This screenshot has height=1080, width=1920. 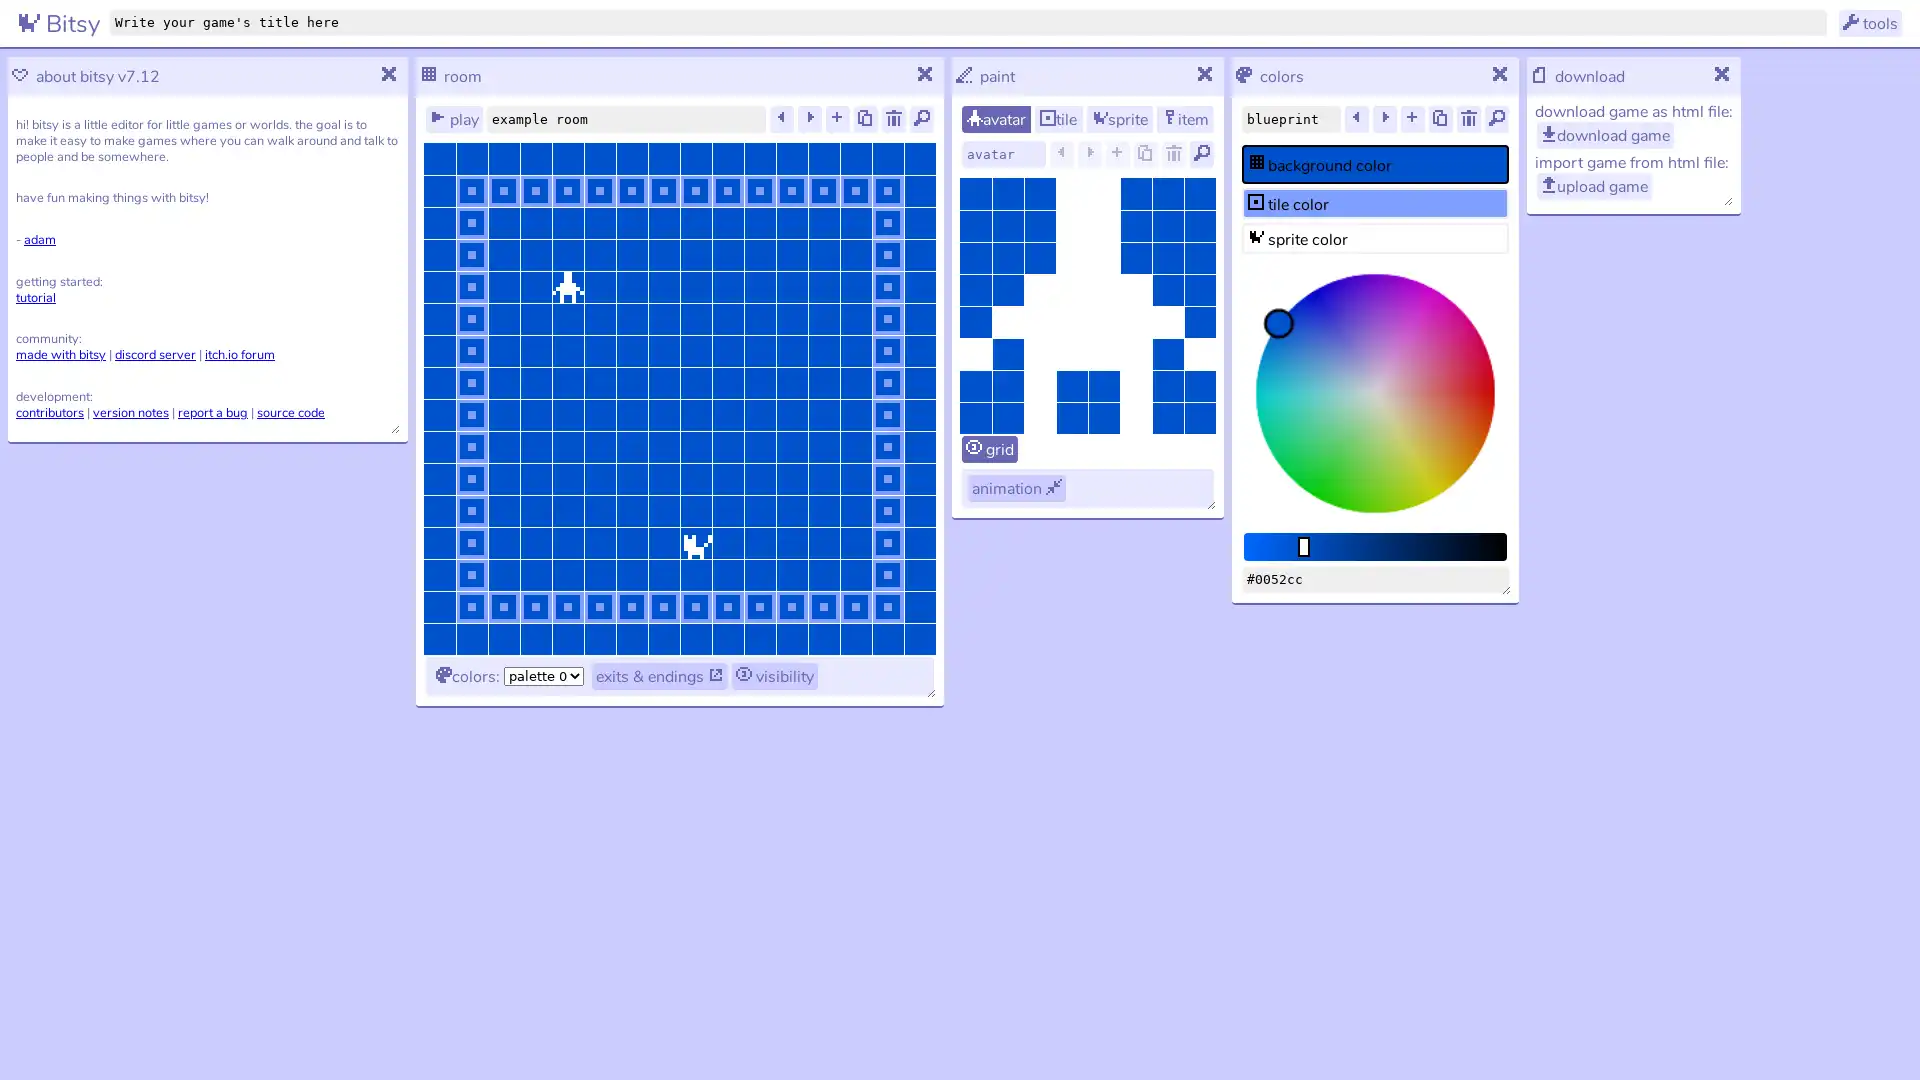 I want to click on add new room, so click(x=838, y=119).